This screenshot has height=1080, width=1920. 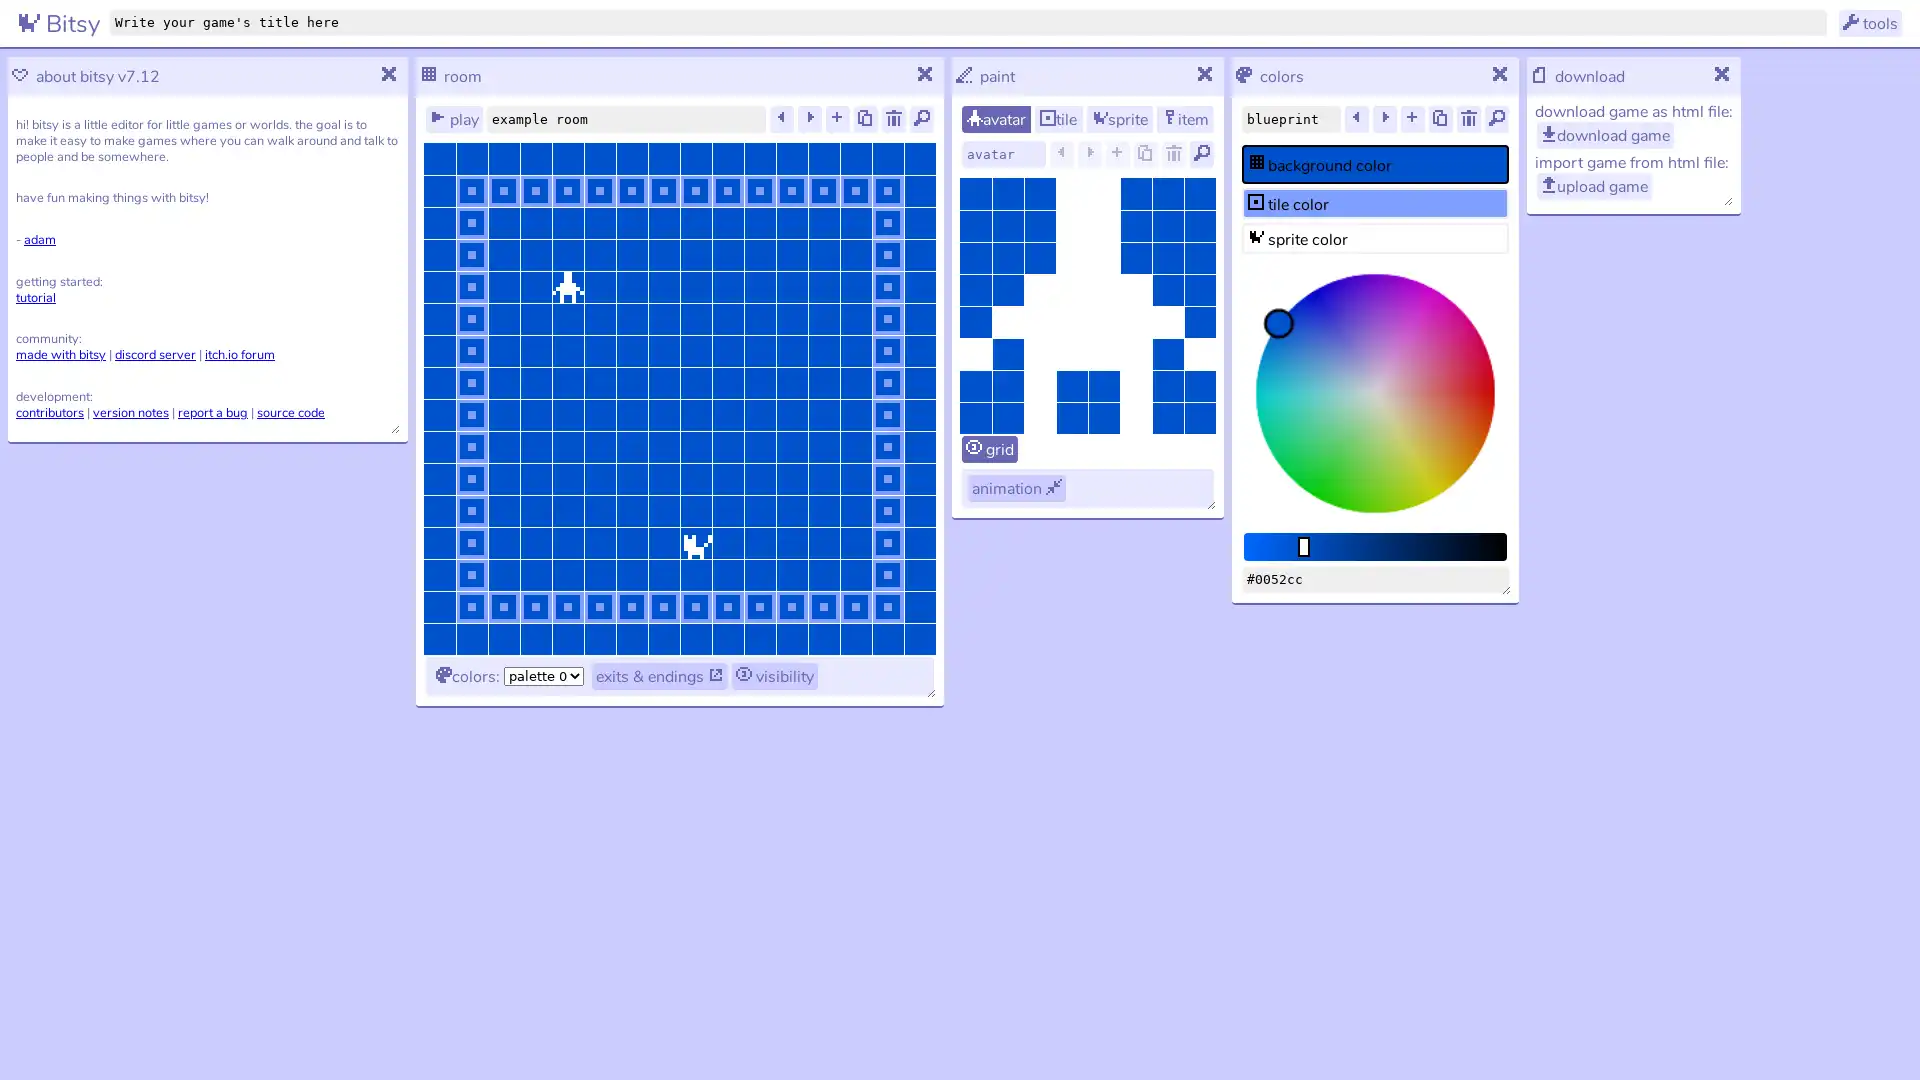 I want to click on add new room, so click(x=838, y=119).